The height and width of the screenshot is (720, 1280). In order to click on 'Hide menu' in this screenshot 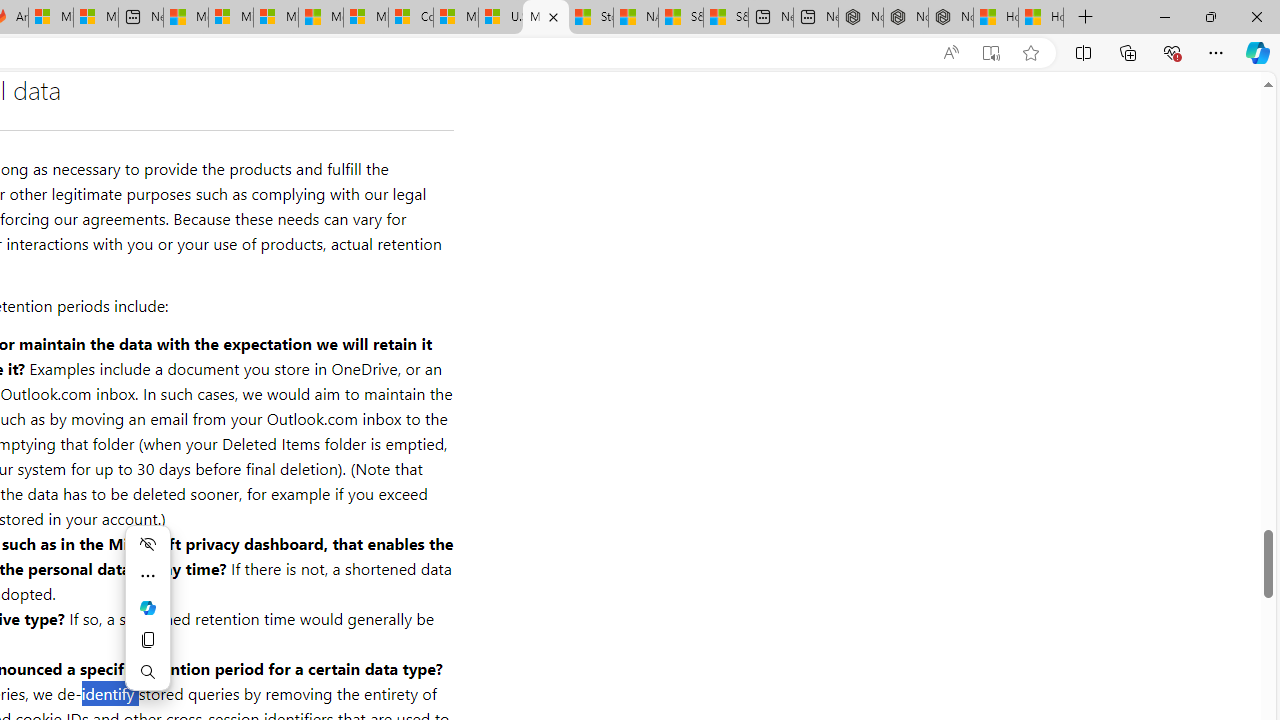, I will do `click(146, 543)`.